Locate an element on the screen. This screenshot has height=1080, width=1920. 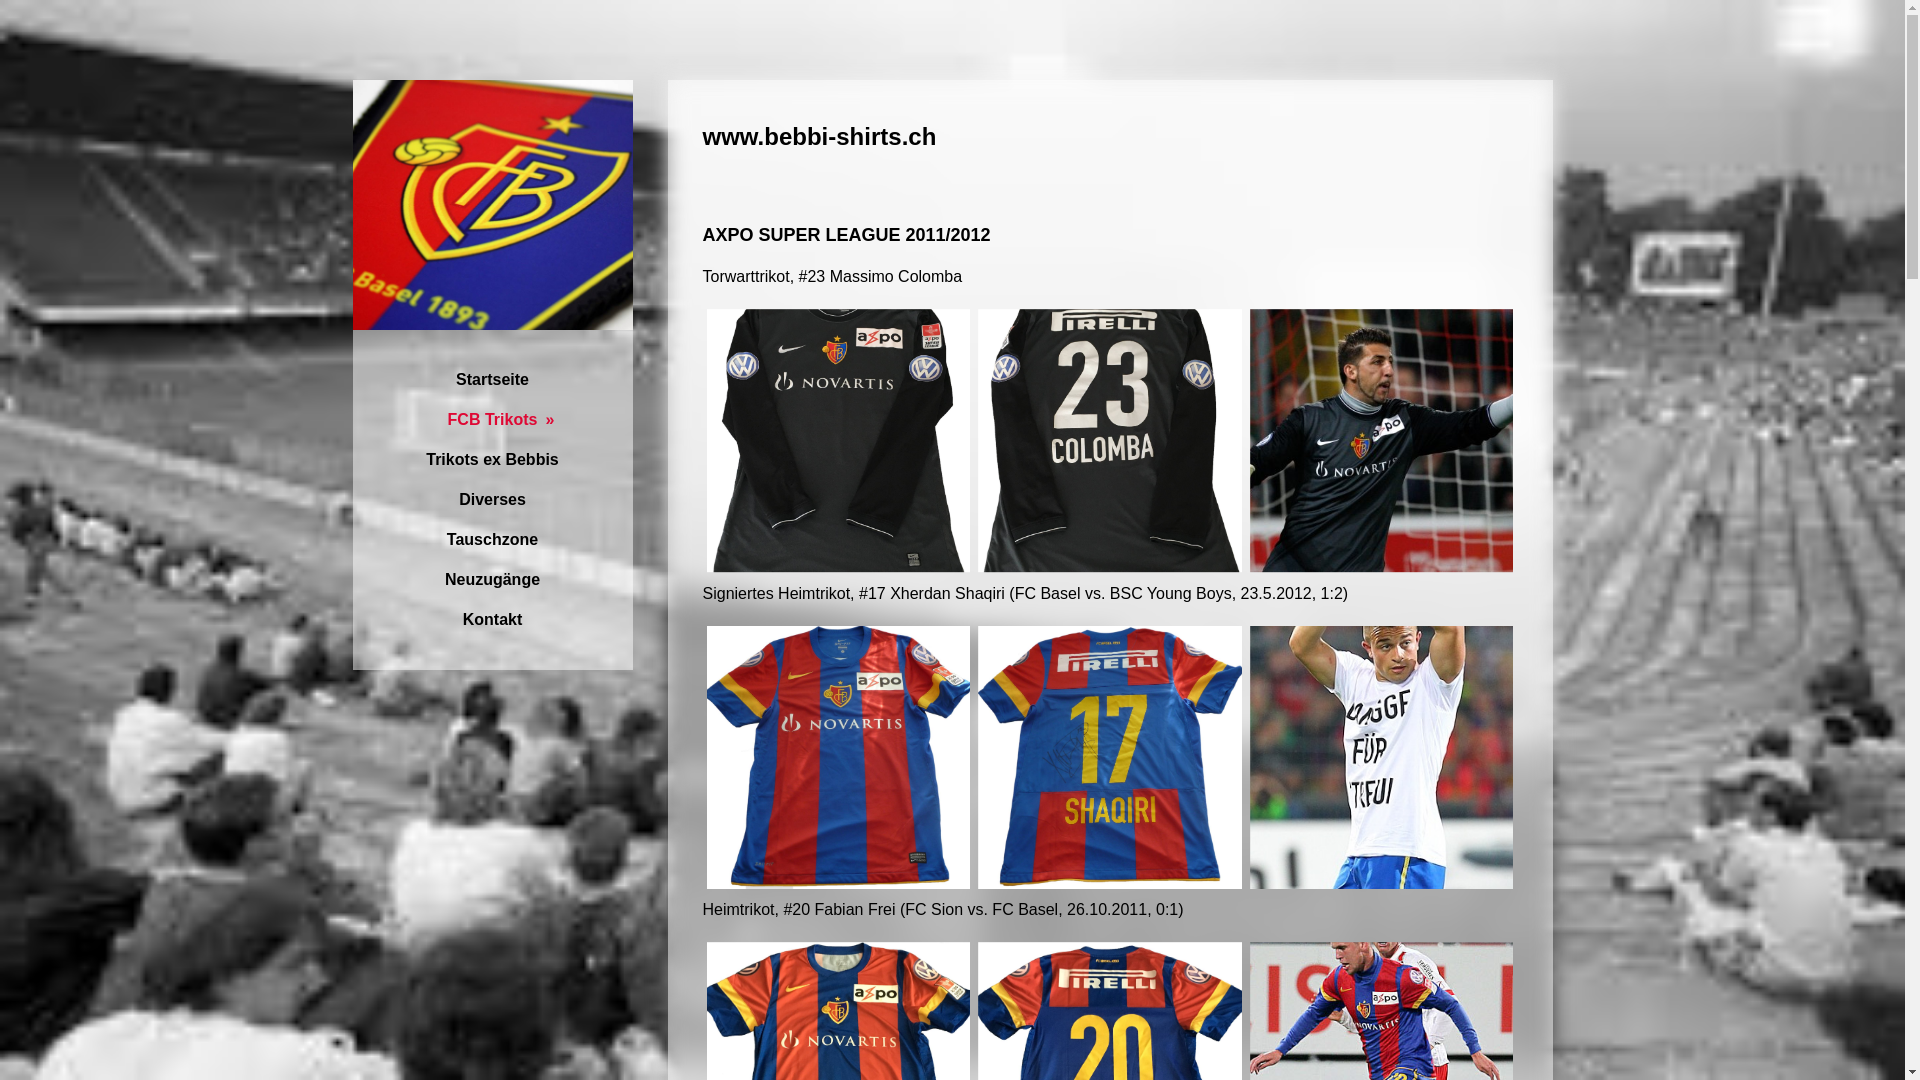
'Trikots ex Bebbis' is located at coordinates (491, 459).